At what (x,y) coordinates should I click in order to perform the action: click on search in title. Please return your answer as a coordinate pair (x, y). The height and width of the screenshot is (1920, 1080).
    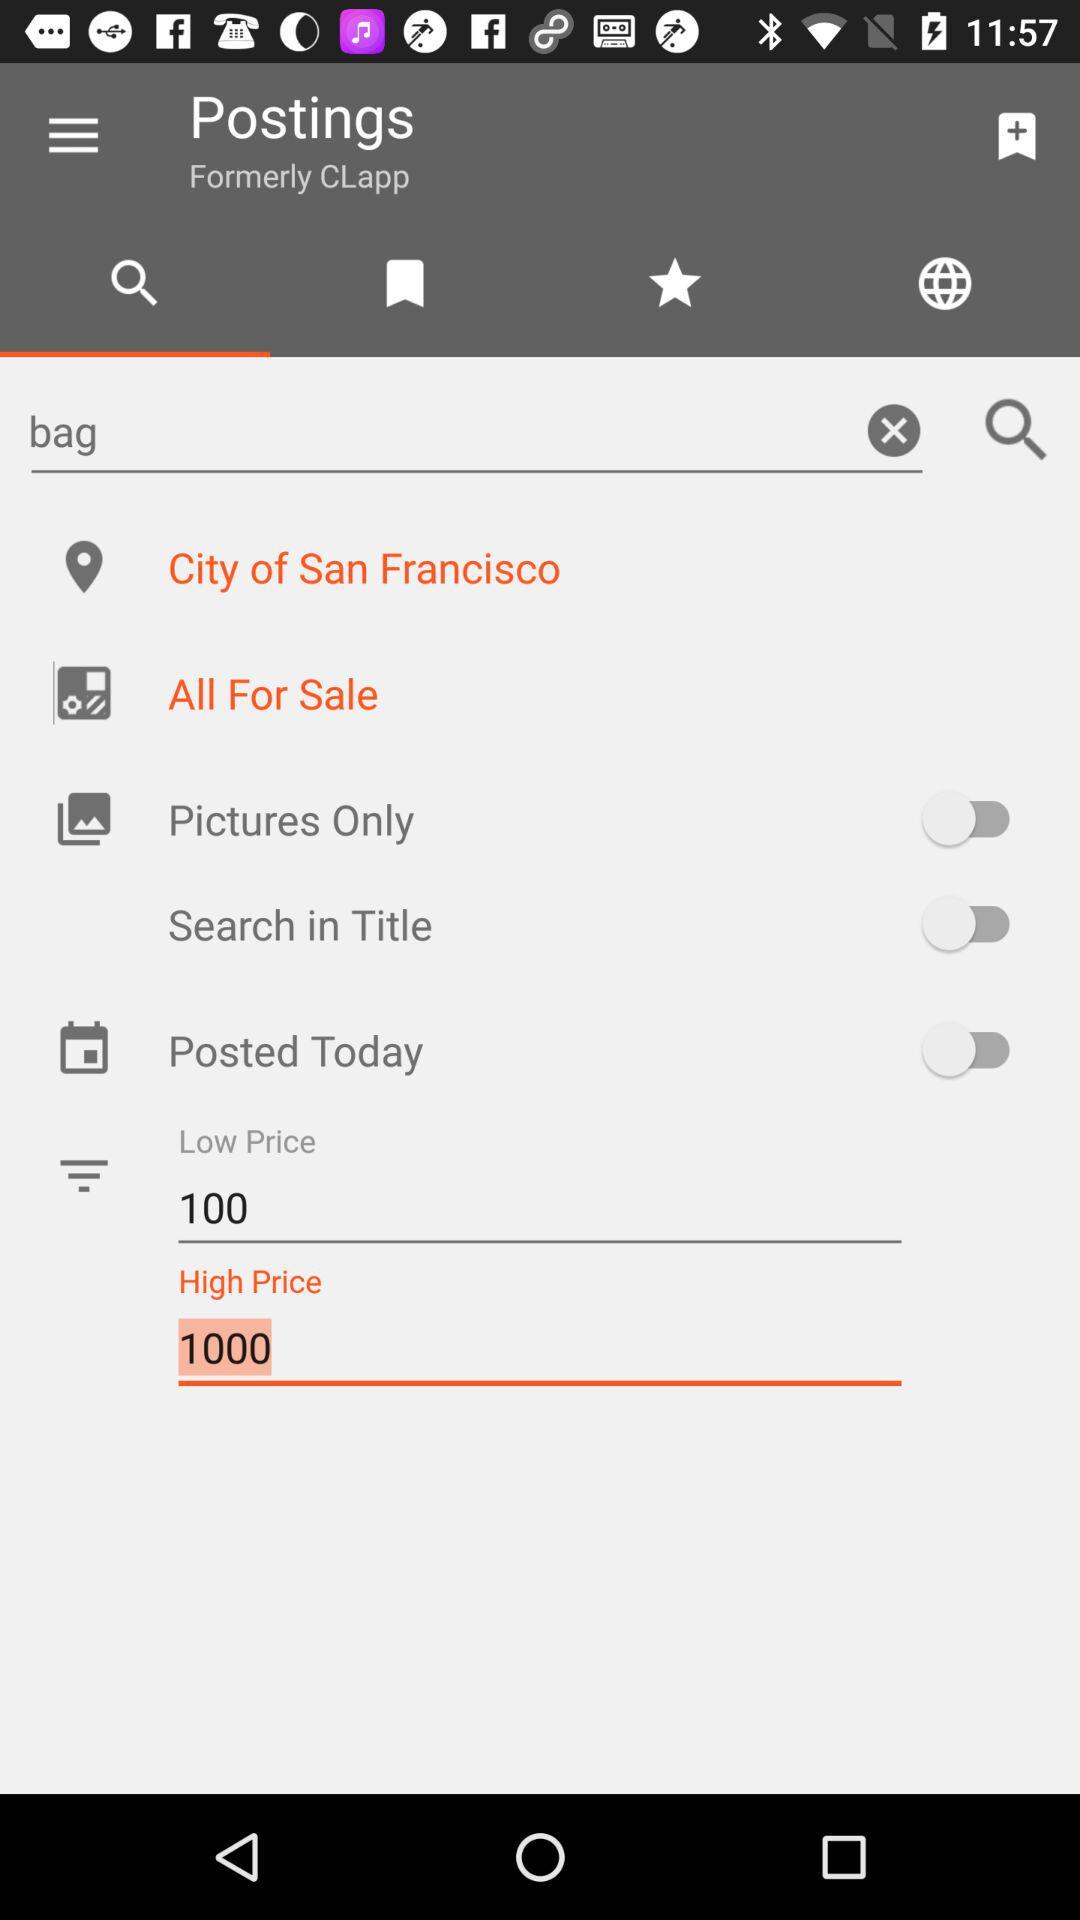
    Looking at the image, I should click on (974, 922).